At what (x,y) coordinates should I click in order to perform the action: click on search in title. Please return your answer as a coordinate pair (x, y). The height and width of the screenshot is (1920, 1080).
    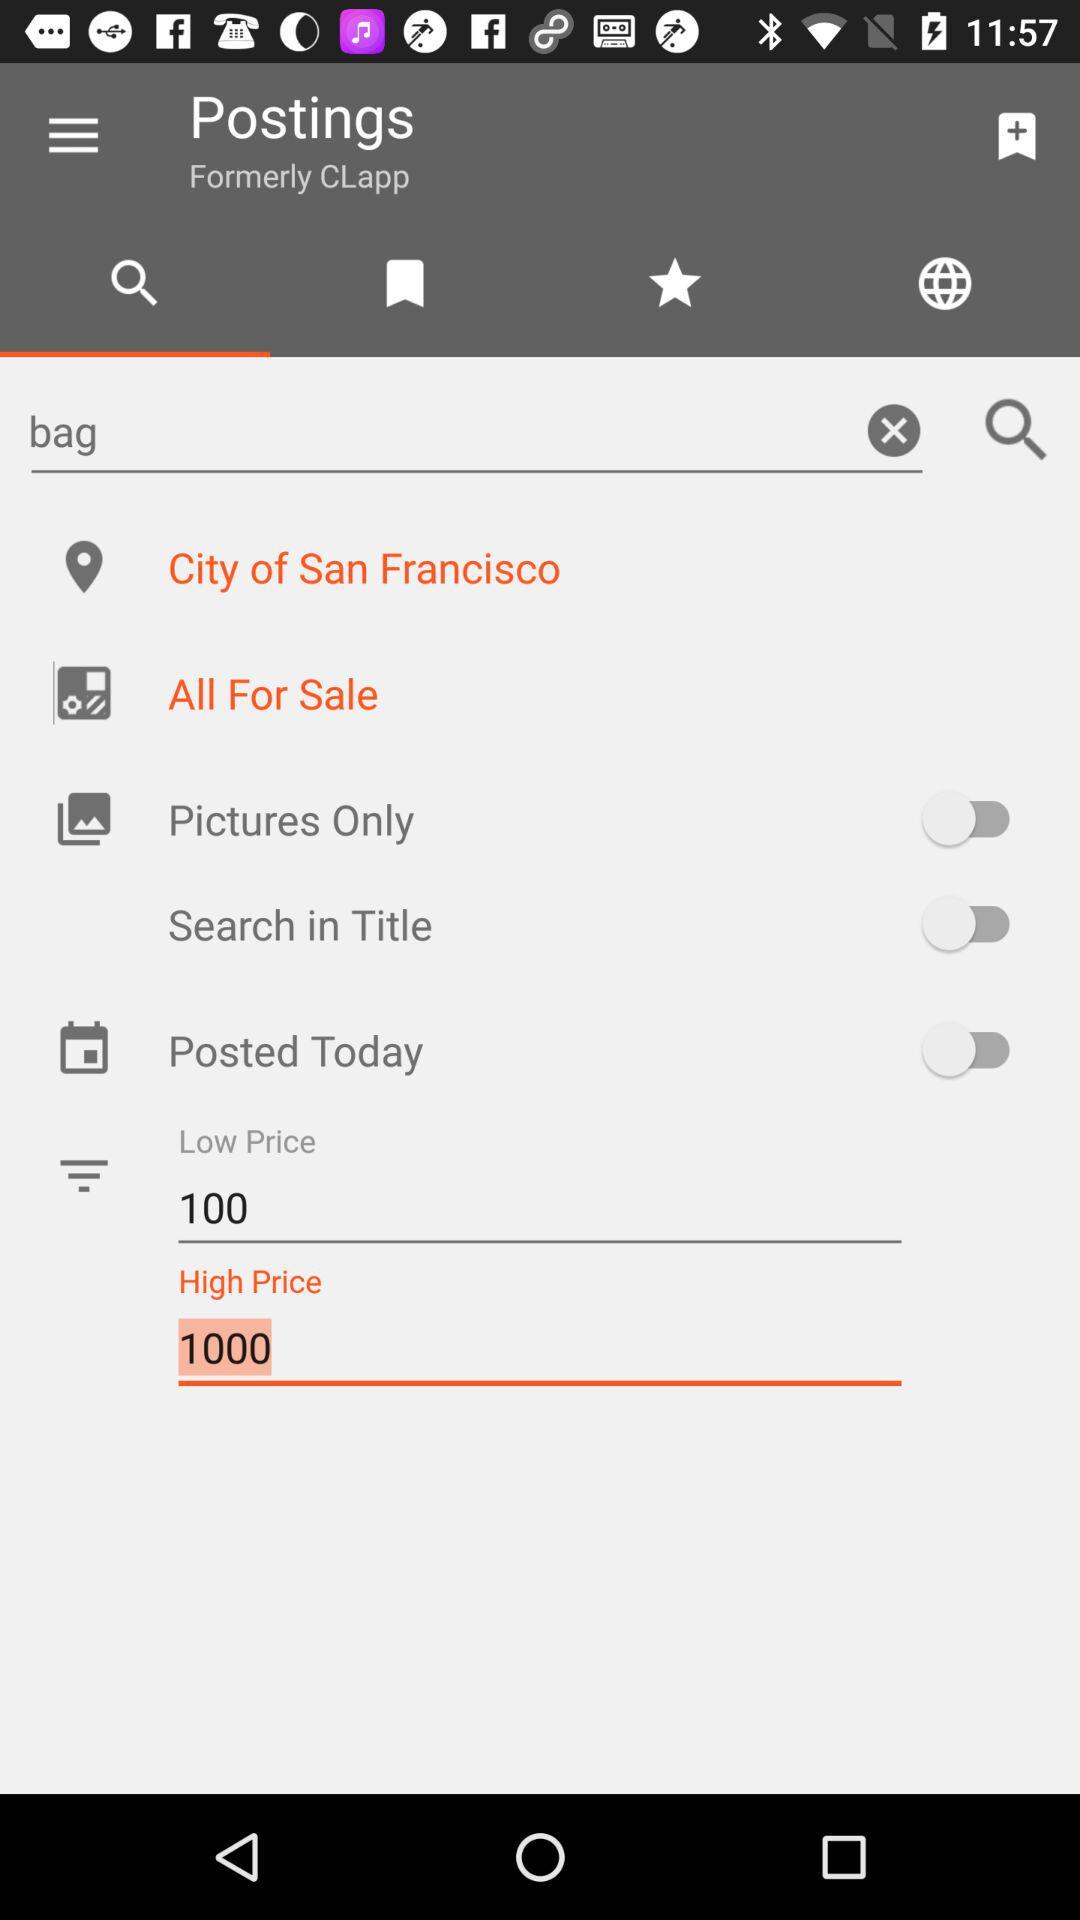
    Looking at the image, I should click on (974, 922).